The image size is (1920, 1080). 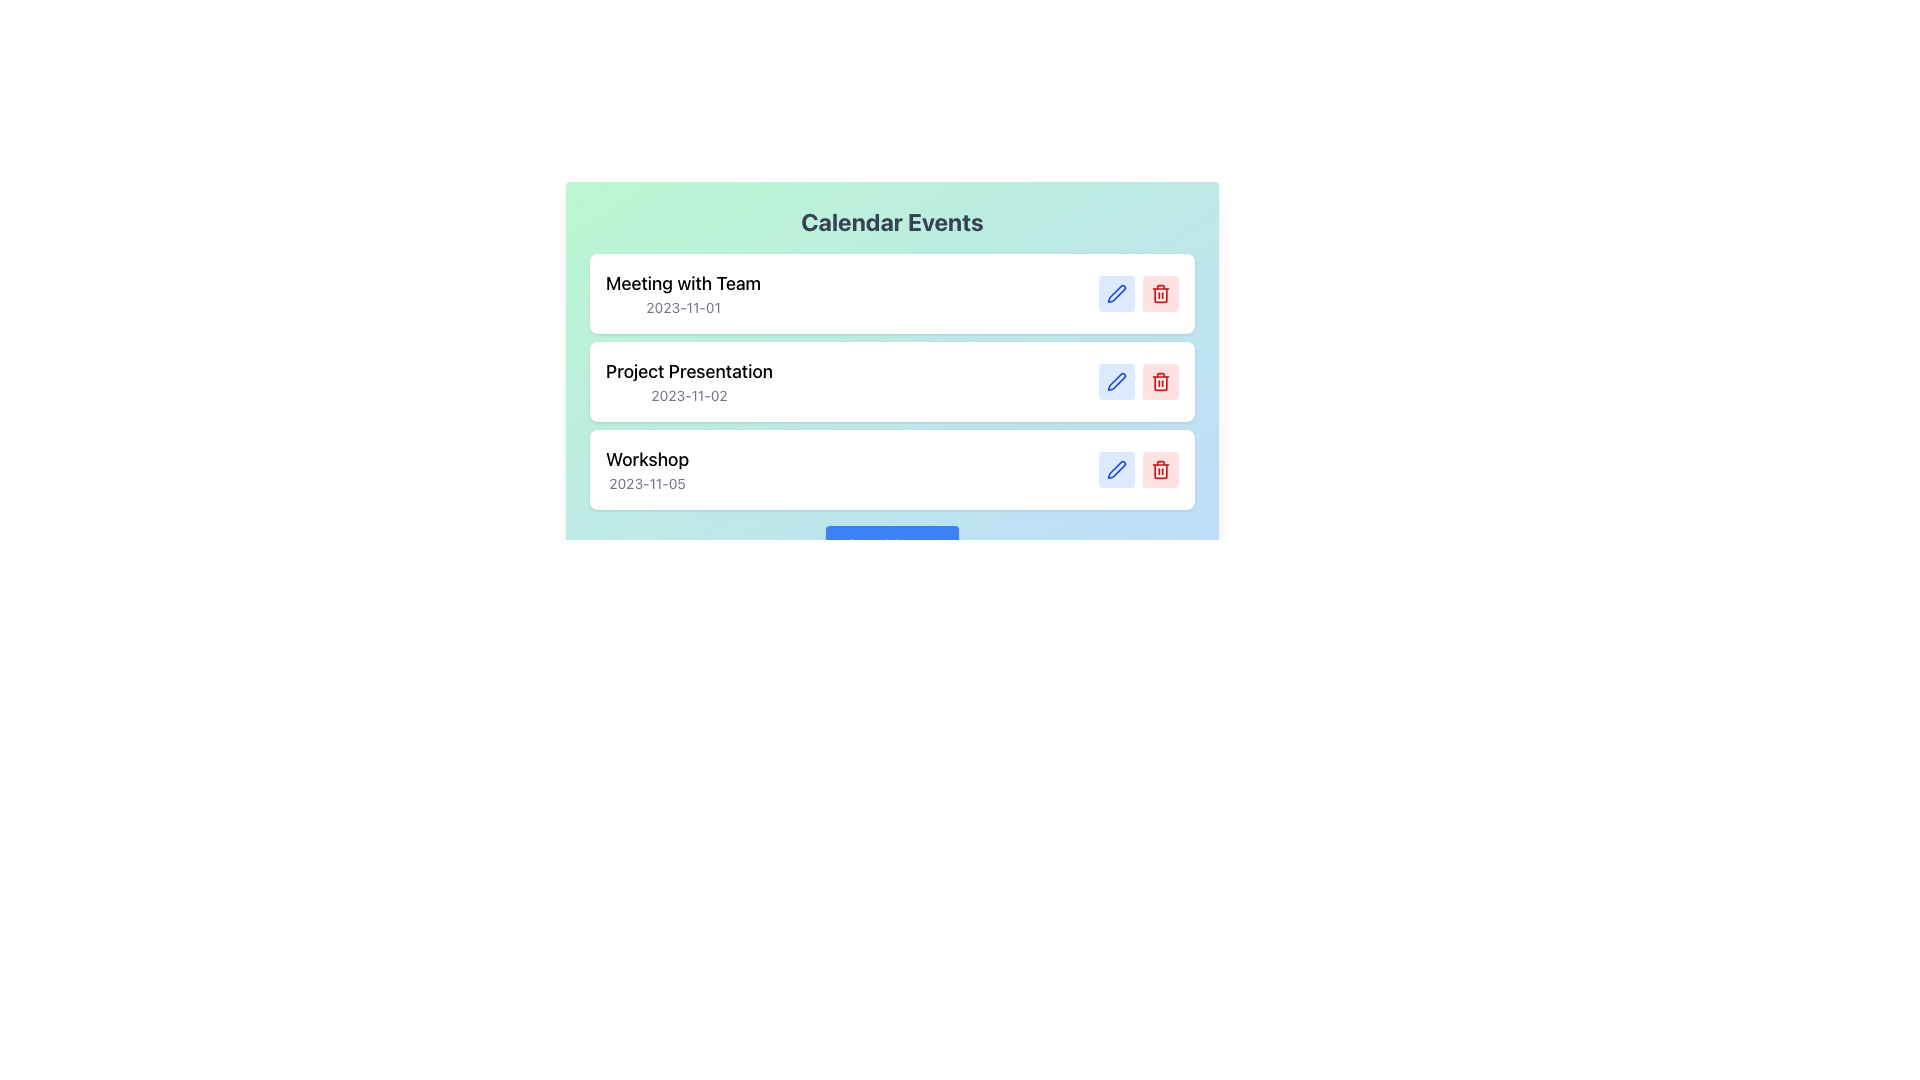 What do you see at coordinates (905, 546) in the screenshot?
I see `the text label that serves as a button for adding an event, located centrally at the bottom of the blue area` at bounding box center [905, 546].